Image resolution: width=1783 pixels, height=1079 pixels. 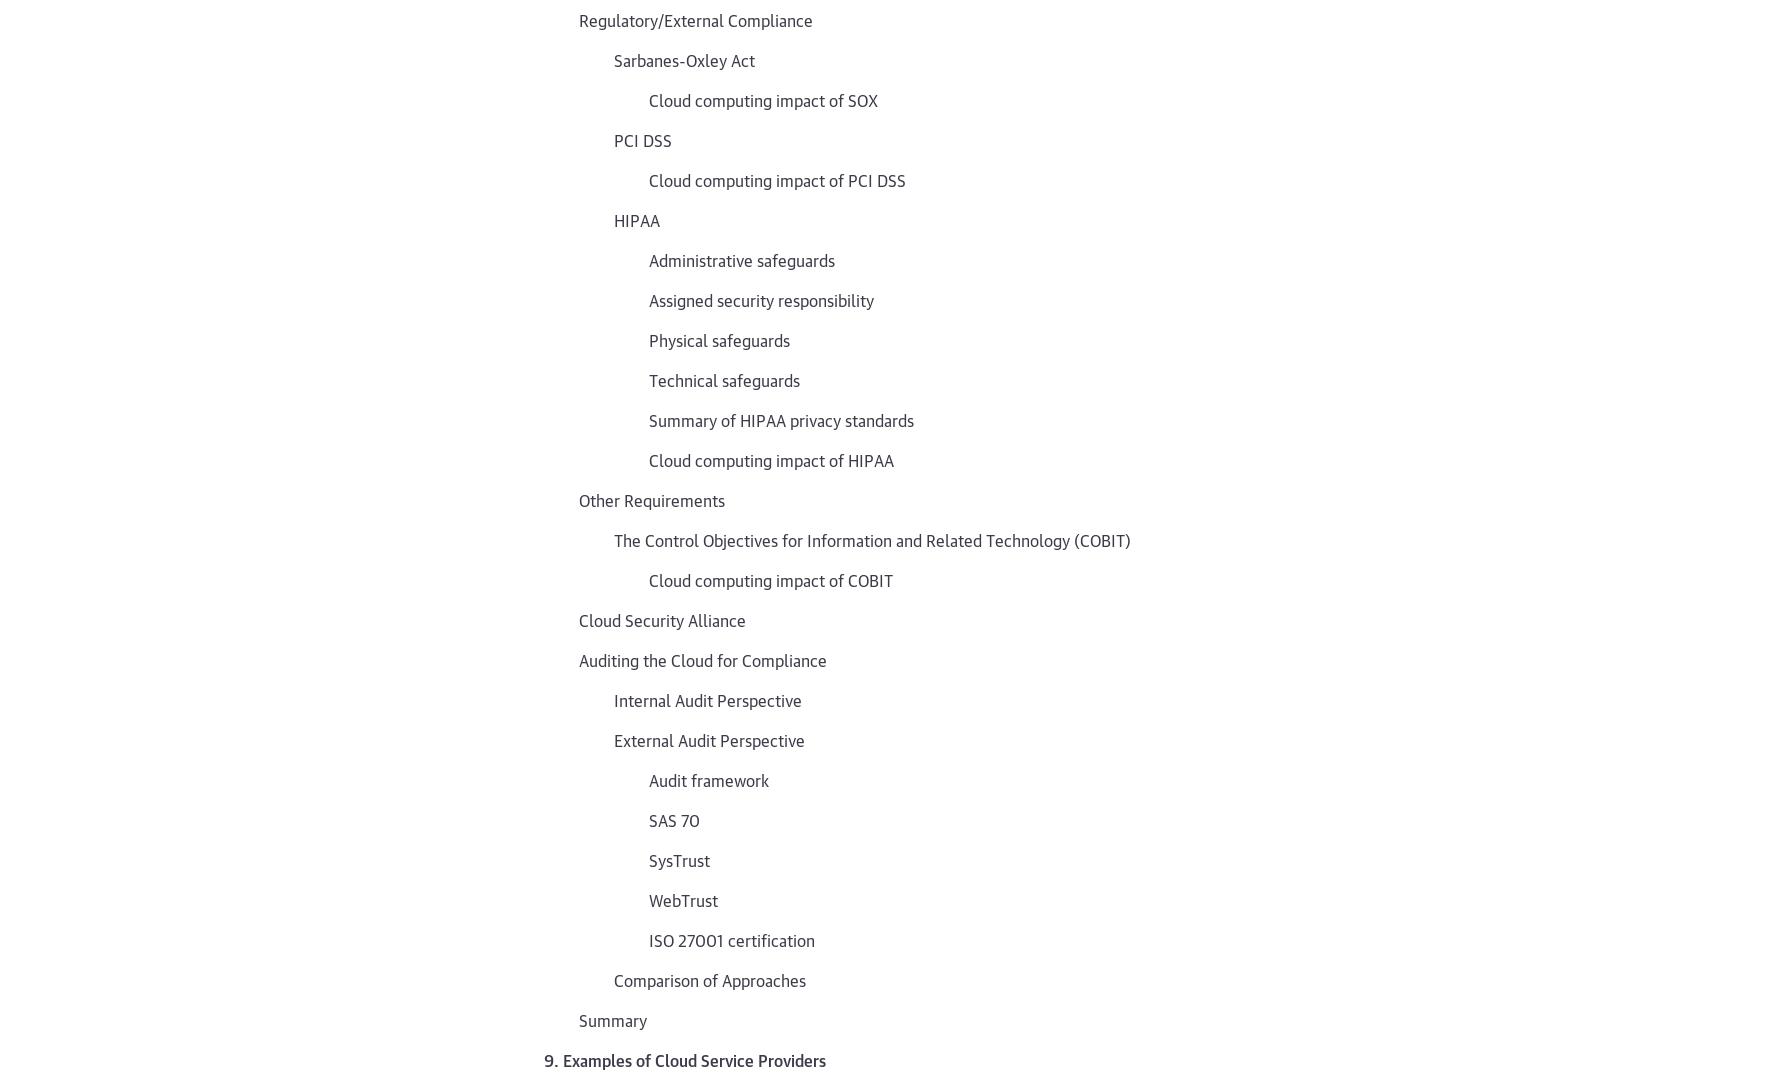 What do you see at coordinates (642, 137) in the screenshot?
I see `'PCI DSS'` at bounding box center [642, 137].